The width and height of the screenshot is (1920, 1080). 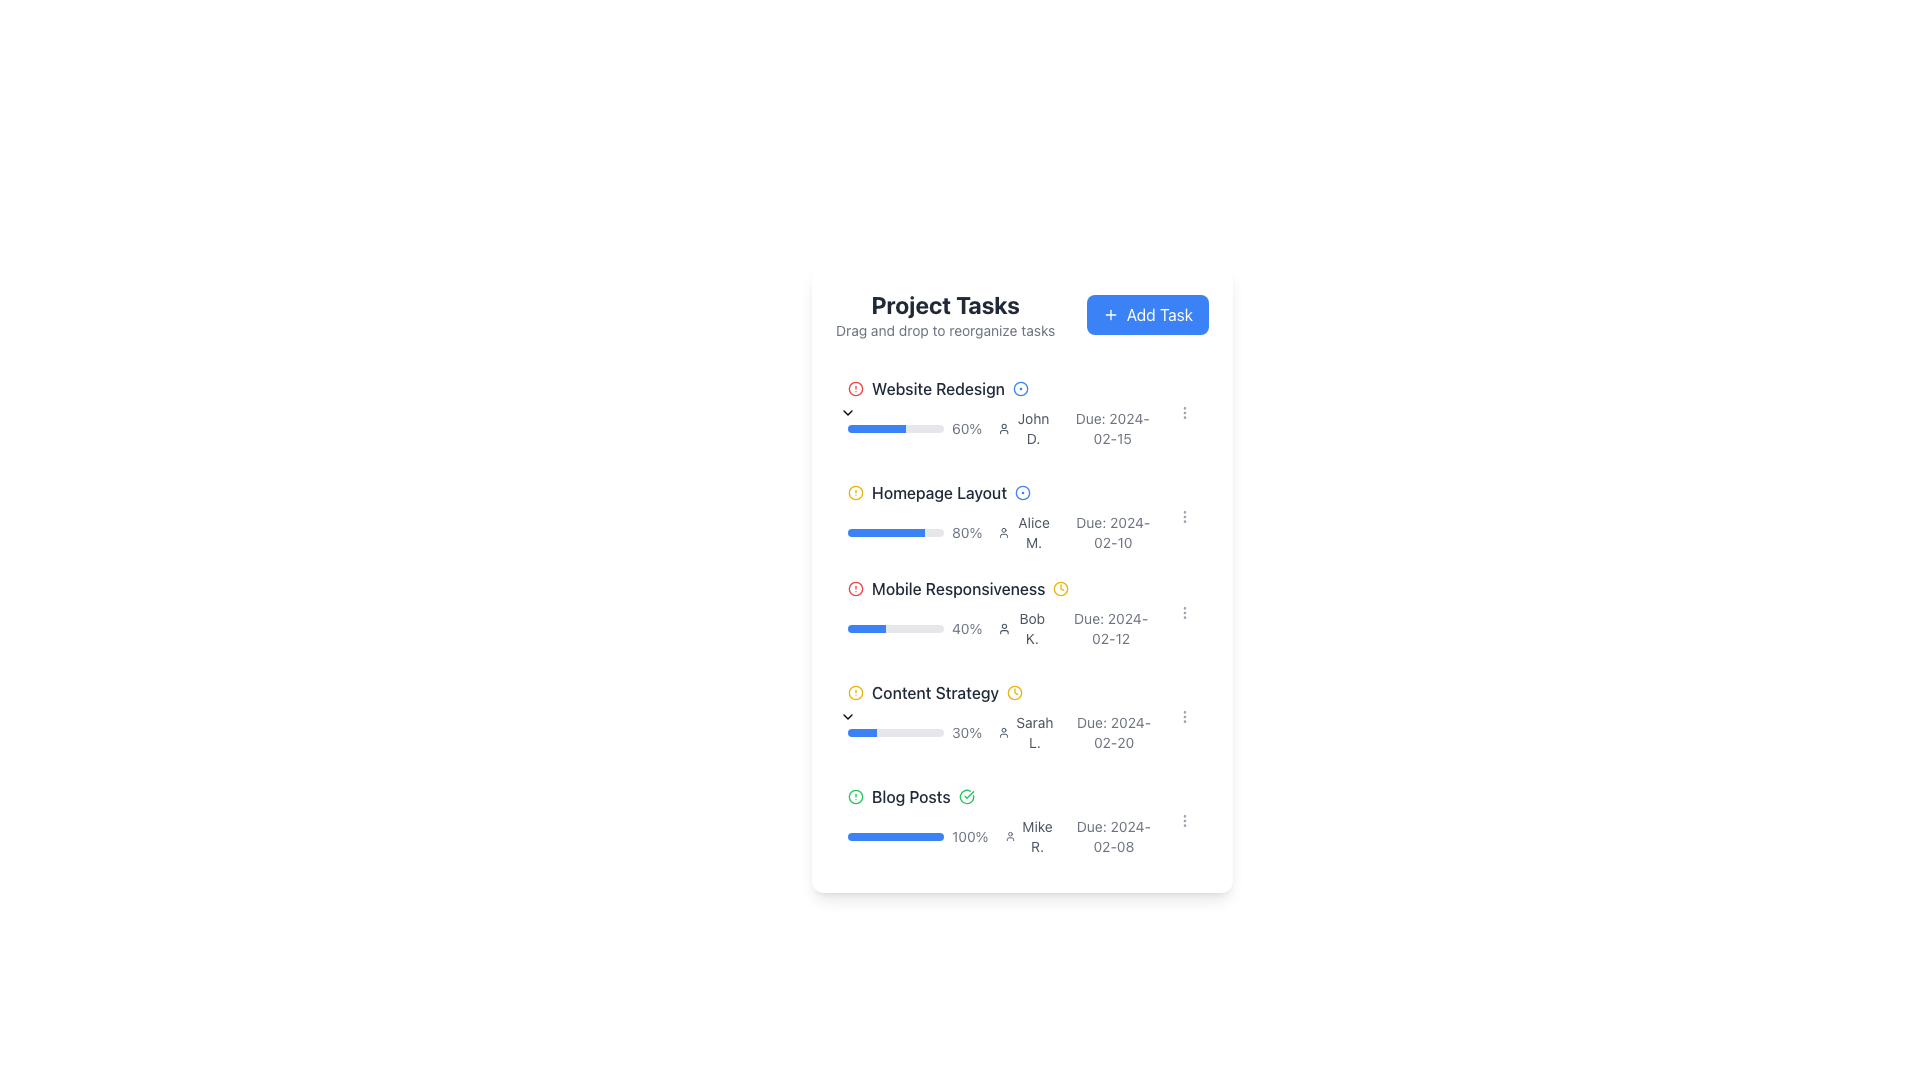 I want to click on the status indication of the green hollow circle icon with a checkmark located to the left of the 'Blog Posts' text in the task list, so click(x=855, y=796).